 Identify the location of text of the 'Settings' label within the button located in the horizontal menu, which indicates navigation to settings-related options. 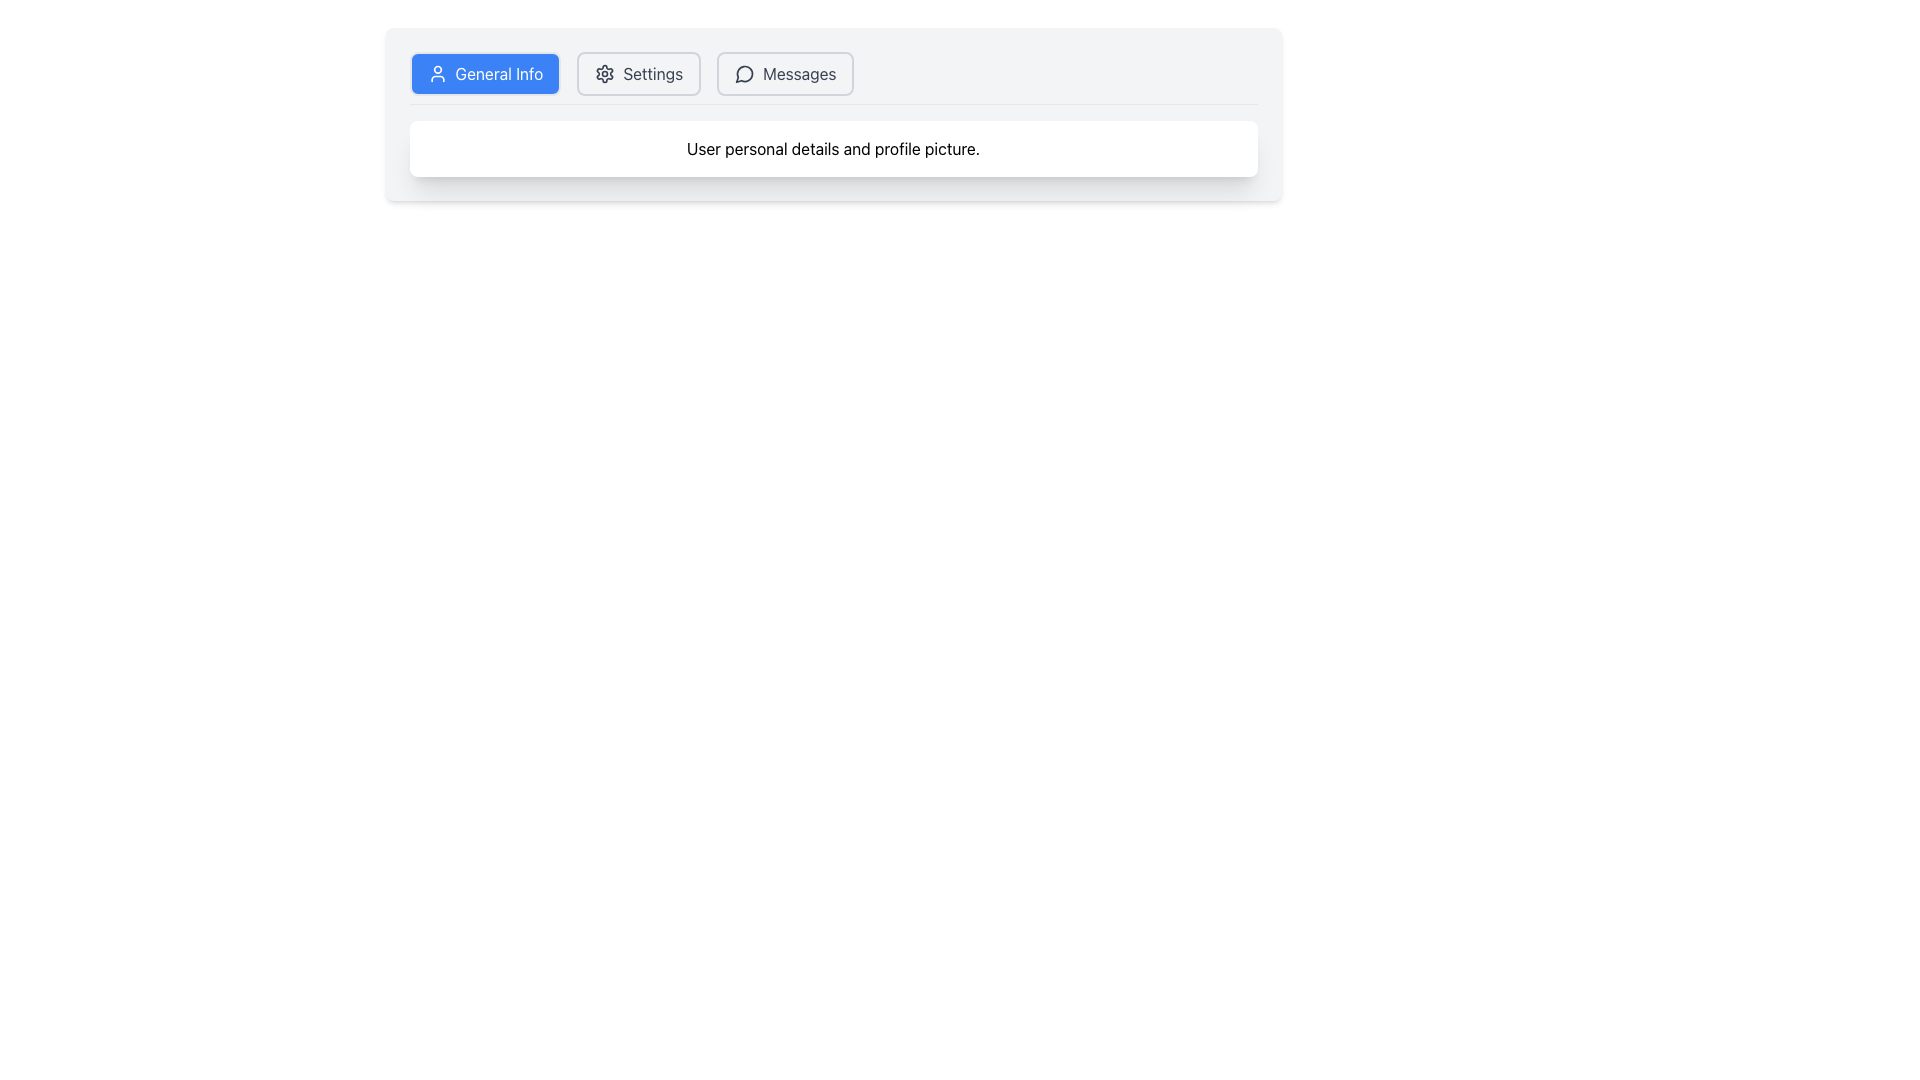
(653, 72).